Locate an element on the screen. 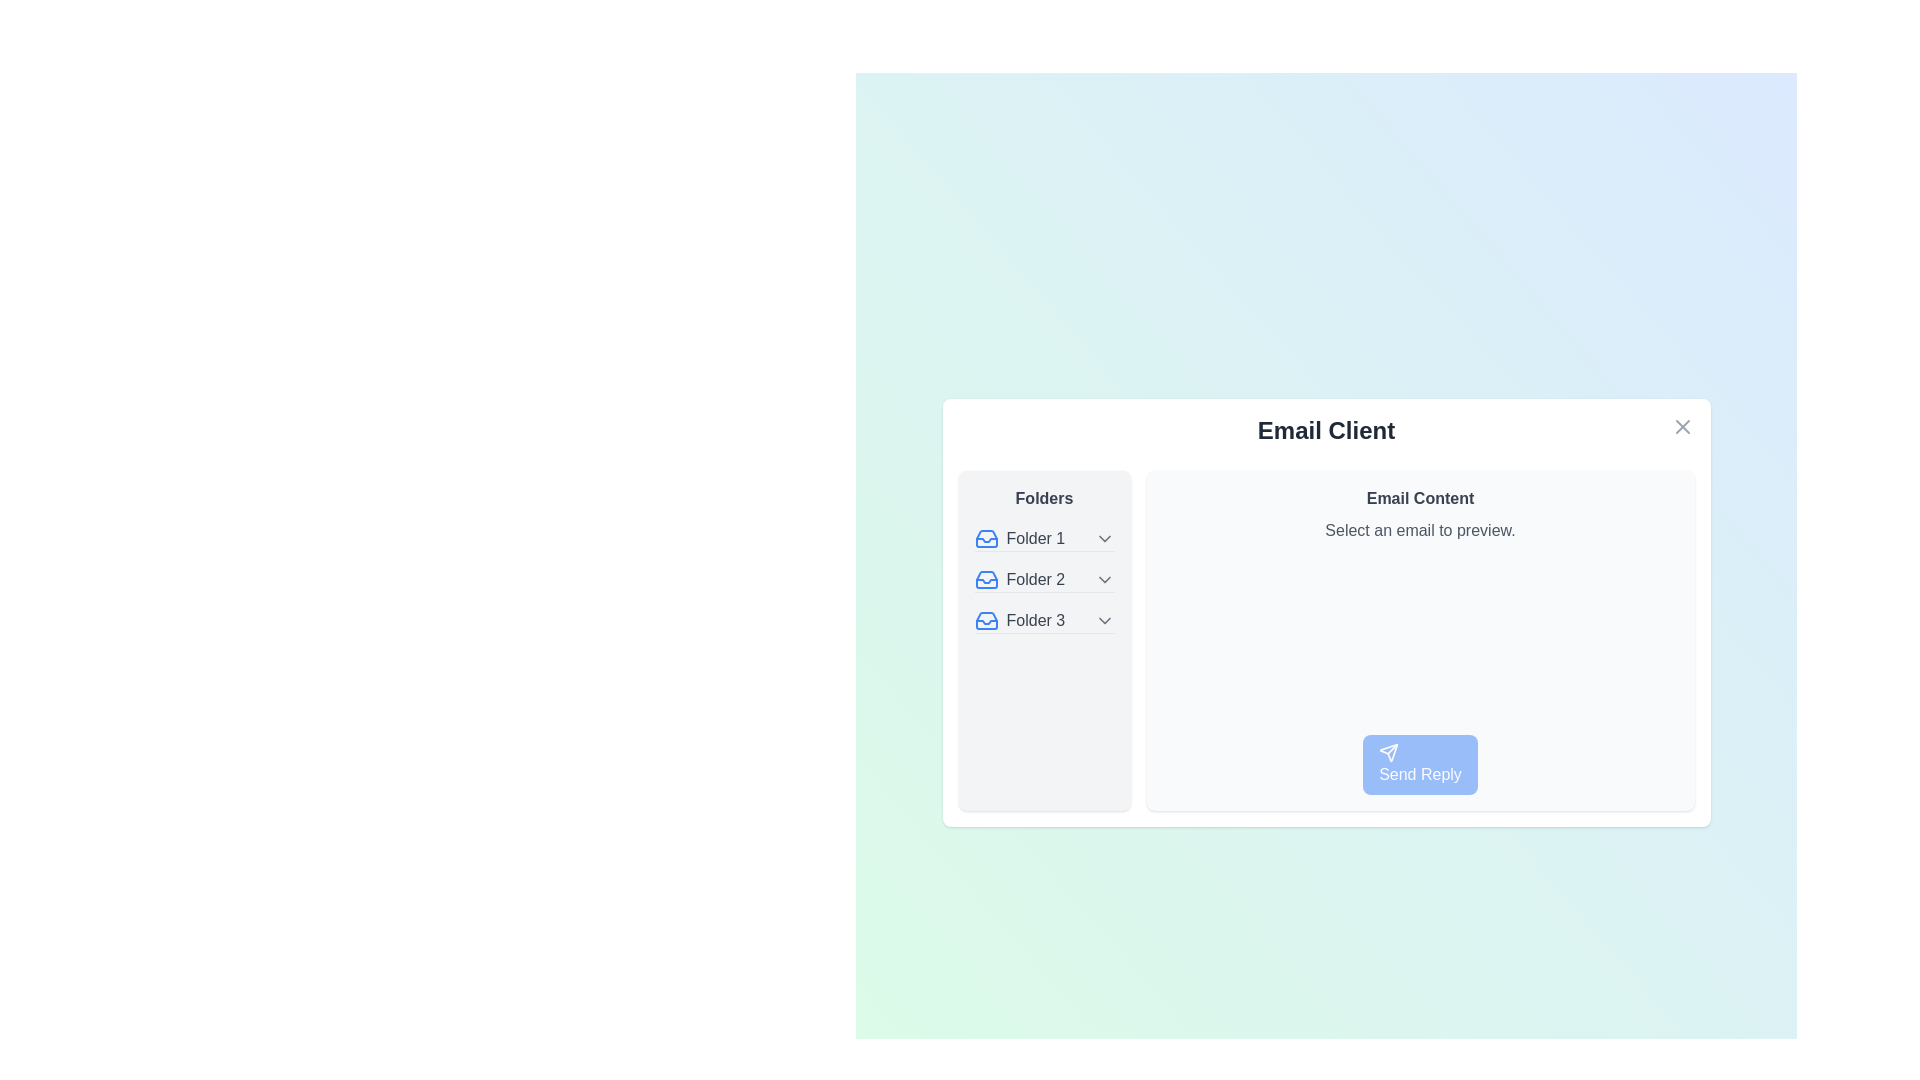 The image size is (1920, 1080). the close button (an 'X' icon) located at the top-right corner of the email client modal is located at coordinates (1681, 426).